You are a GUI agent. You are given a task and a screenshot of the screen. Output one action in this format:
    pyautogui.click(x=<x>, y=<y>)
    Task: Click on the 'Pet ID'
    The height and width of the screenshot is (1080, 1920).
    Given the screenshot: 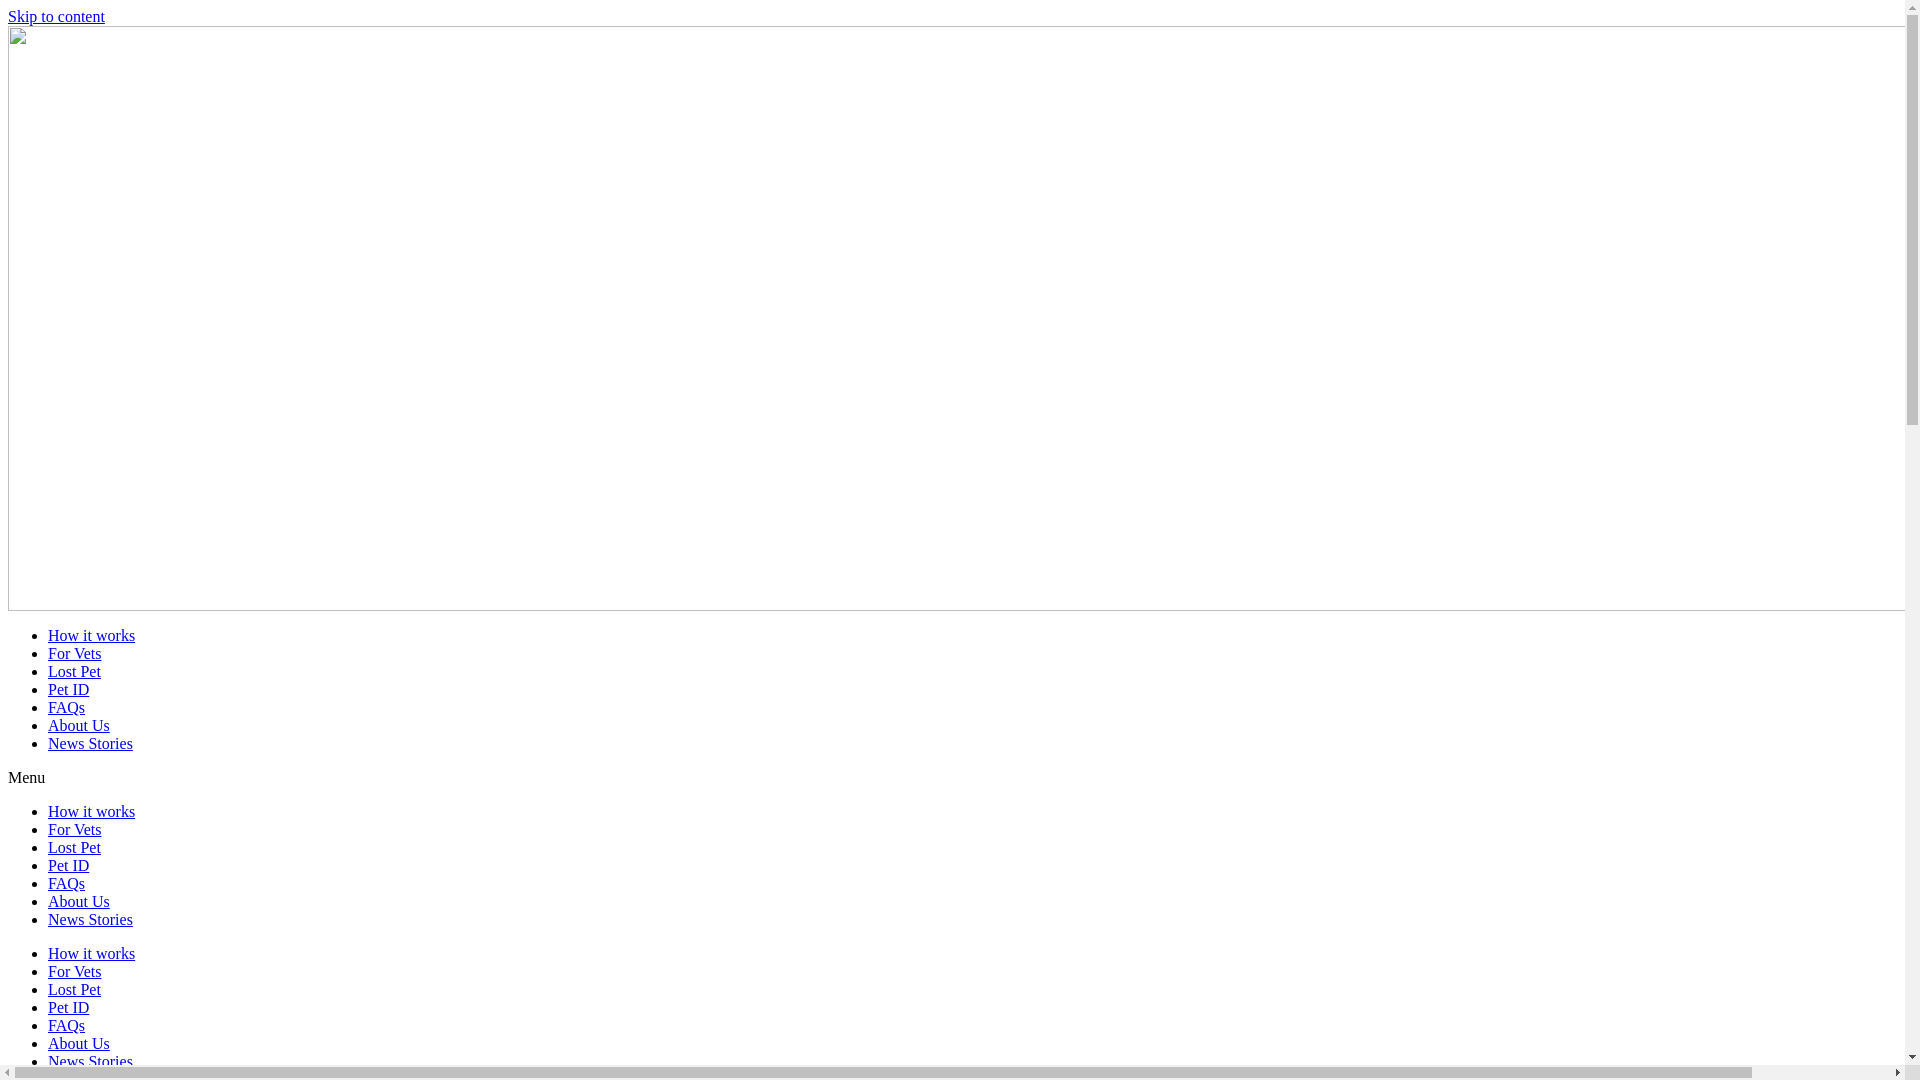 What is the action you would take?
    pyautogui.click(x=48, y=1007)
    